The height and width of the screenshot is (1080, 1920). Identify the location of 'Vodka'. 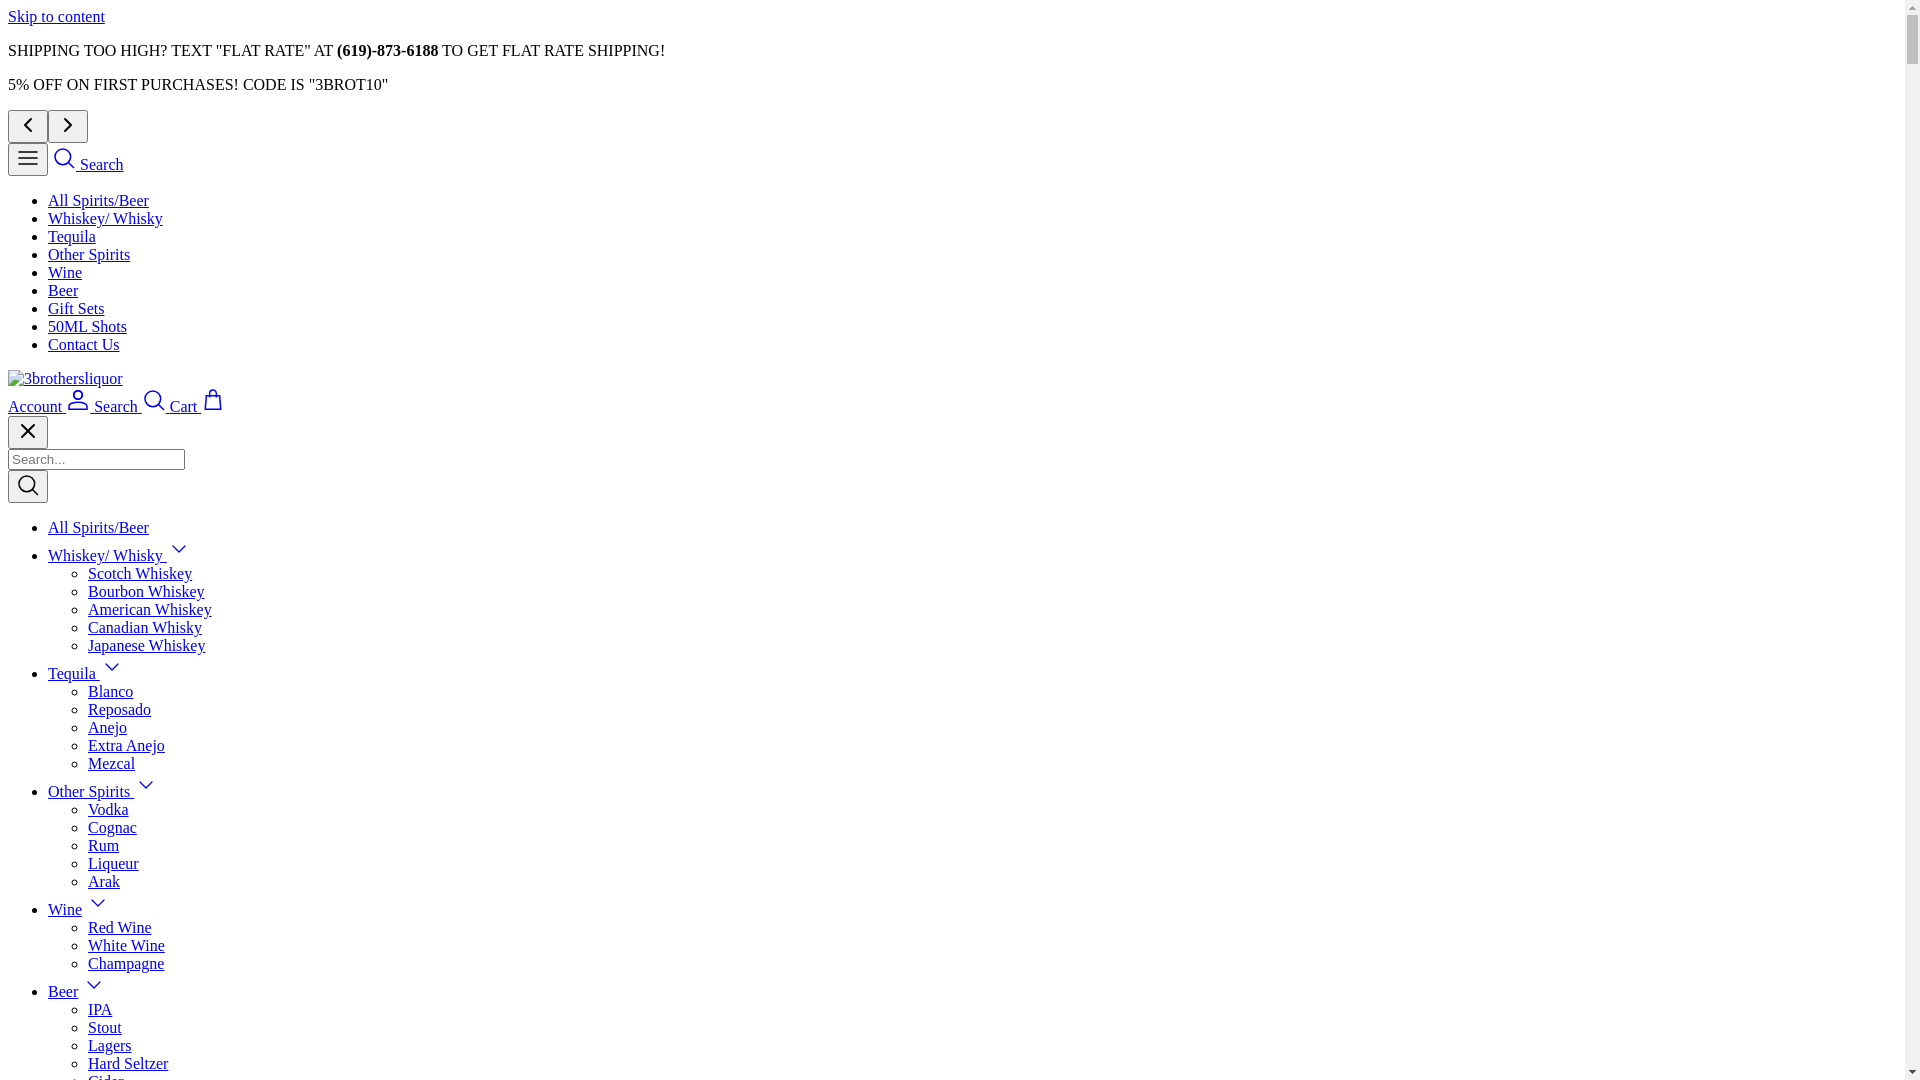
(107, 808).